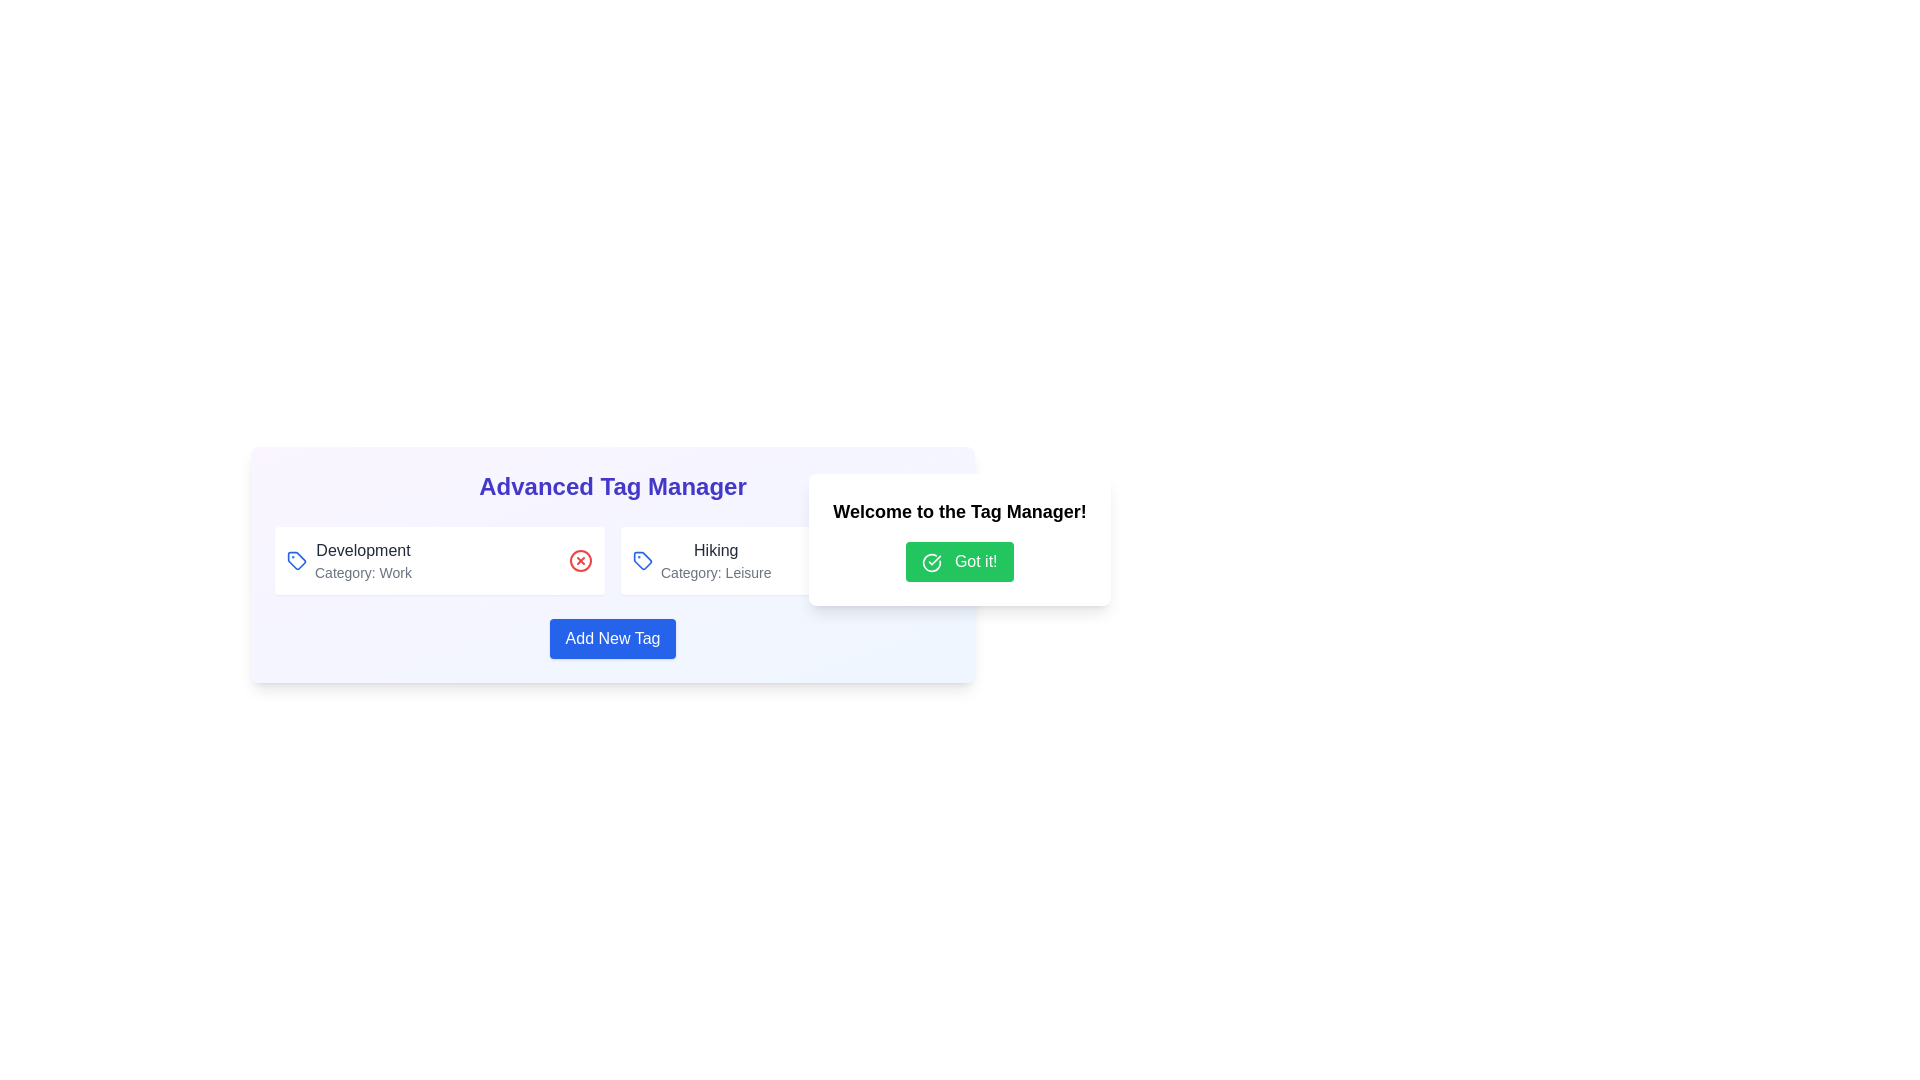 The width and height of the screenshot is (1920, 1080). I want to click on the circular green checkmark icon located to the left of the 'Got it!' text inside the green button, so click(931, 562).